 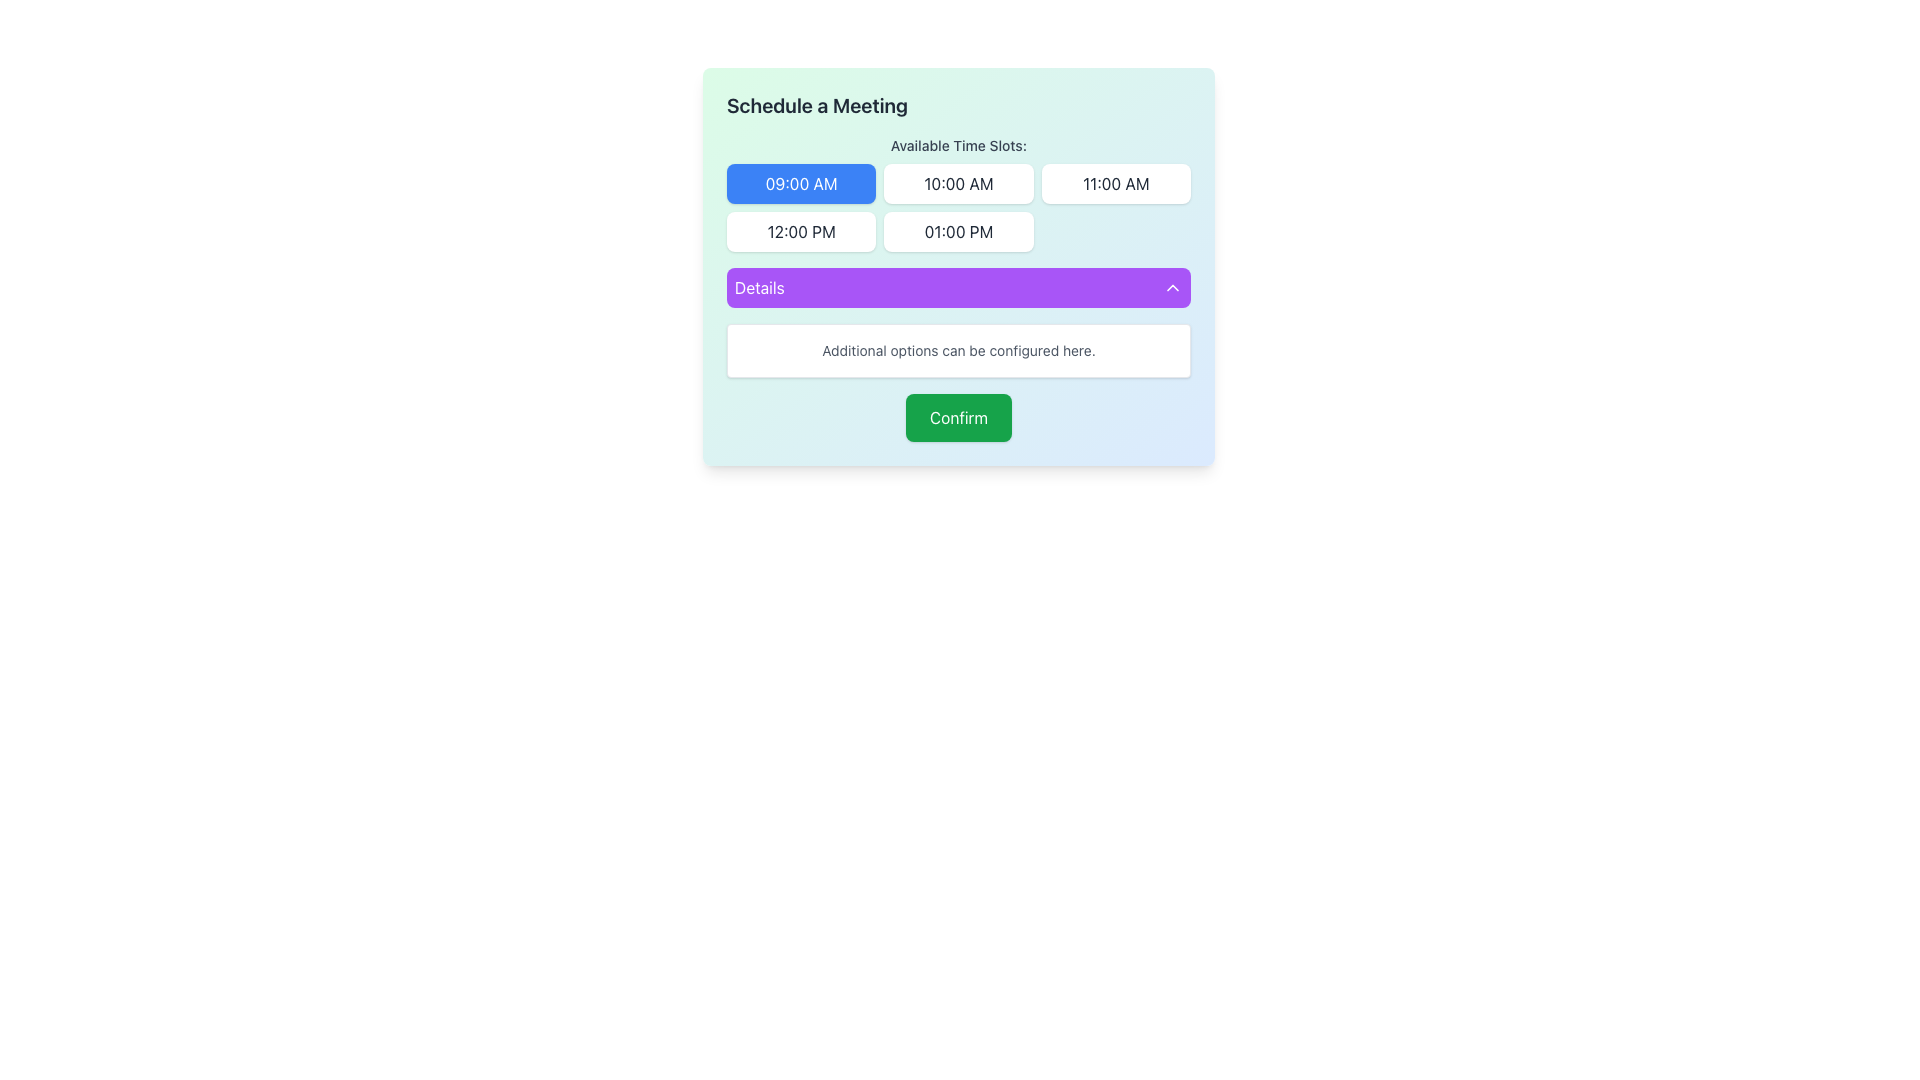 What do you see at coordinates (958, 416) in the screenshot?
I see `the confirm button located at the bottom of the modal interface` at bounding box center [958, 416].